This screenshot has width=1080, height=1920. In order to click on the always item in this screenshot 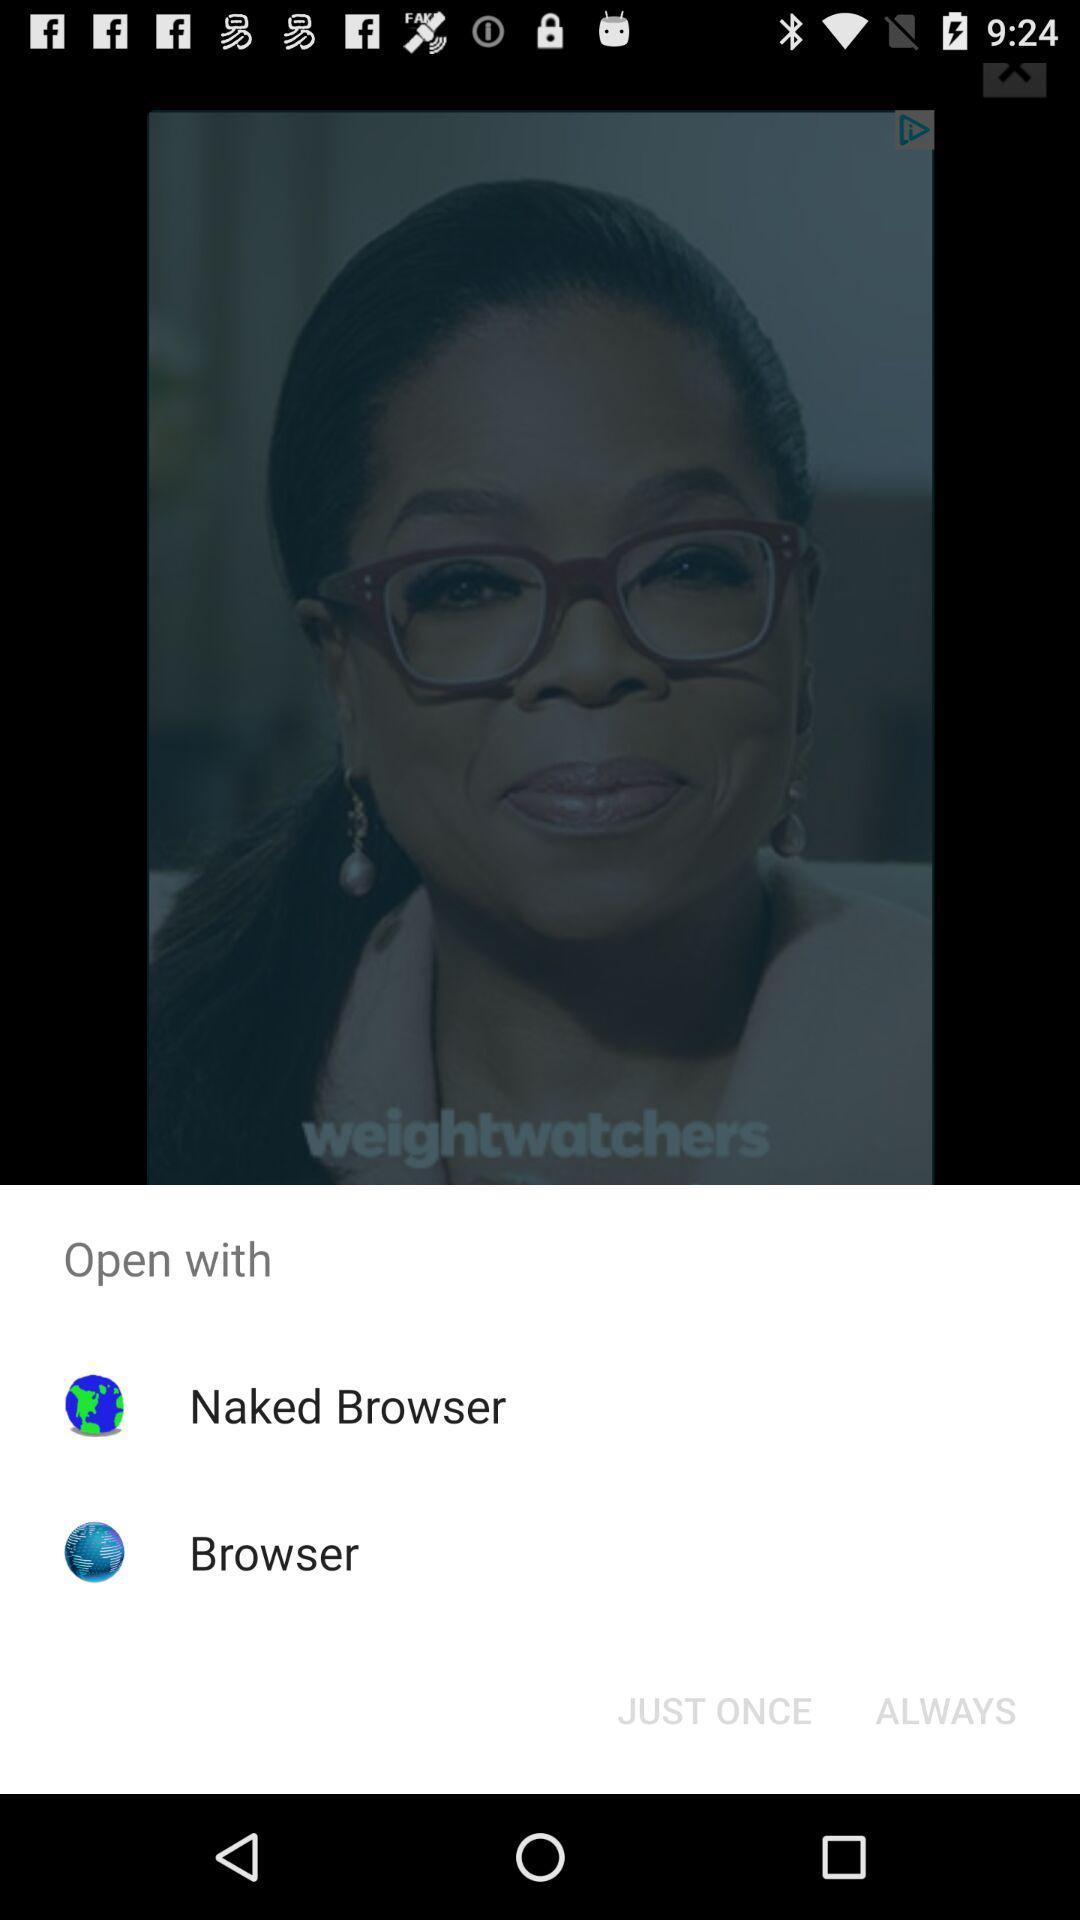, I will do `click(945, 1708)`.